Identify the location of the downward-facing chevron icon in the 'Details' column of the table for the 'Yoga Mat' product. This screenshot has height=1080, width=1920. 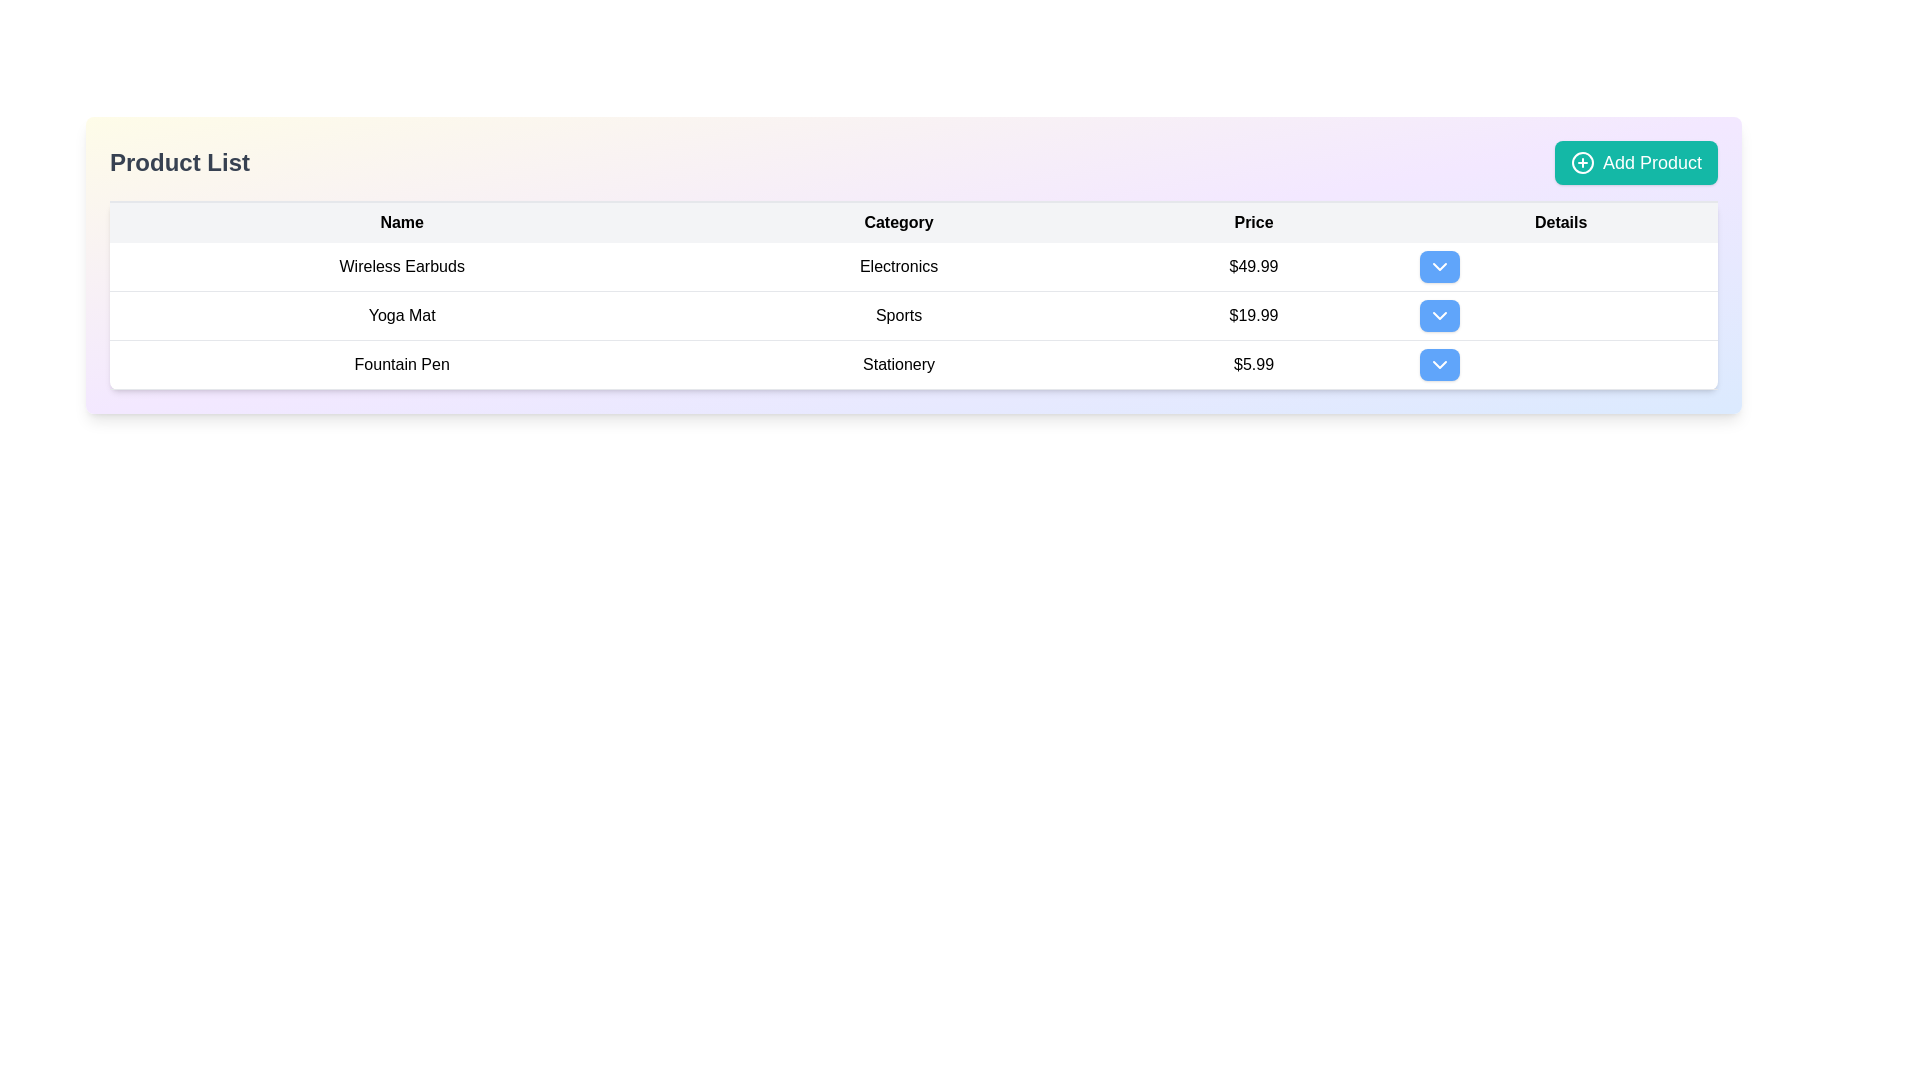
(1440, 315).